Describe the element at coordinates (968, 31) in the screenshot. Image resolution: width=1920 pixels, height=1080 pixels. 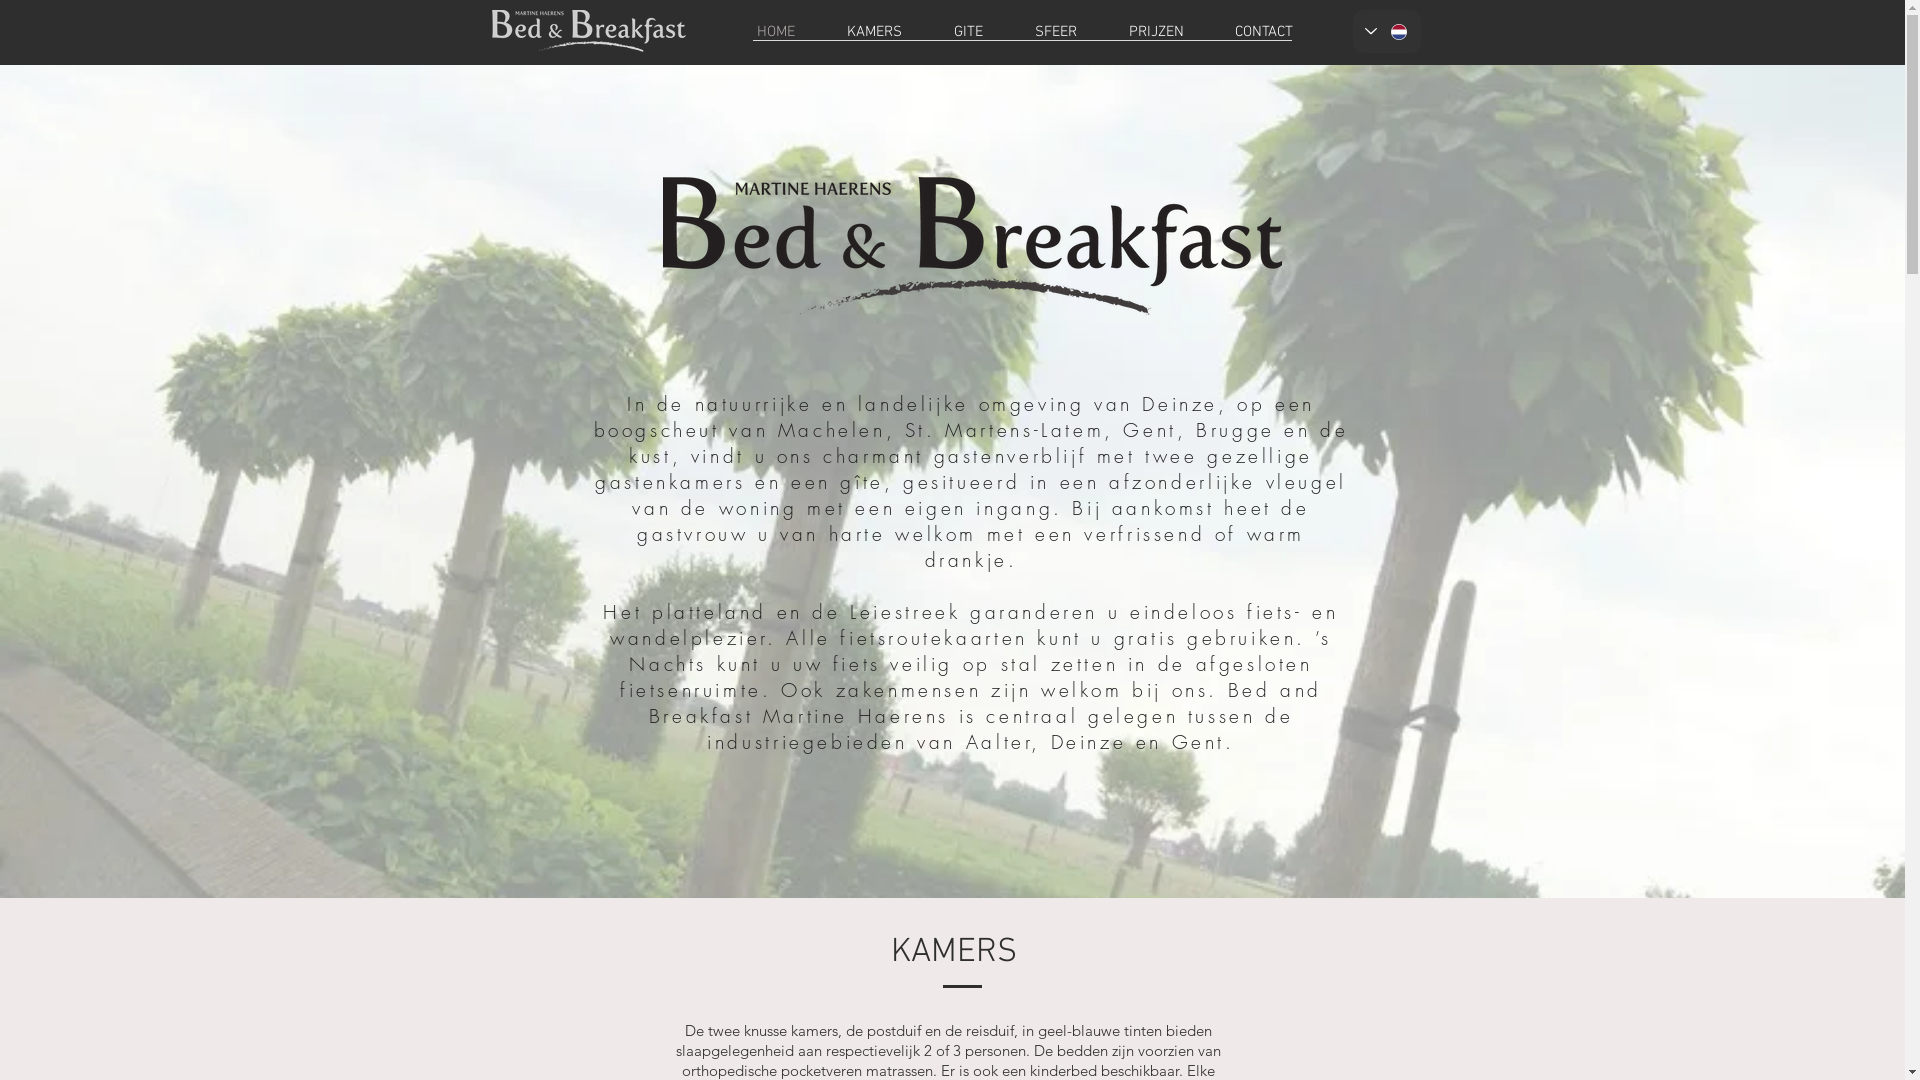
I see `'GITE'` at that location.